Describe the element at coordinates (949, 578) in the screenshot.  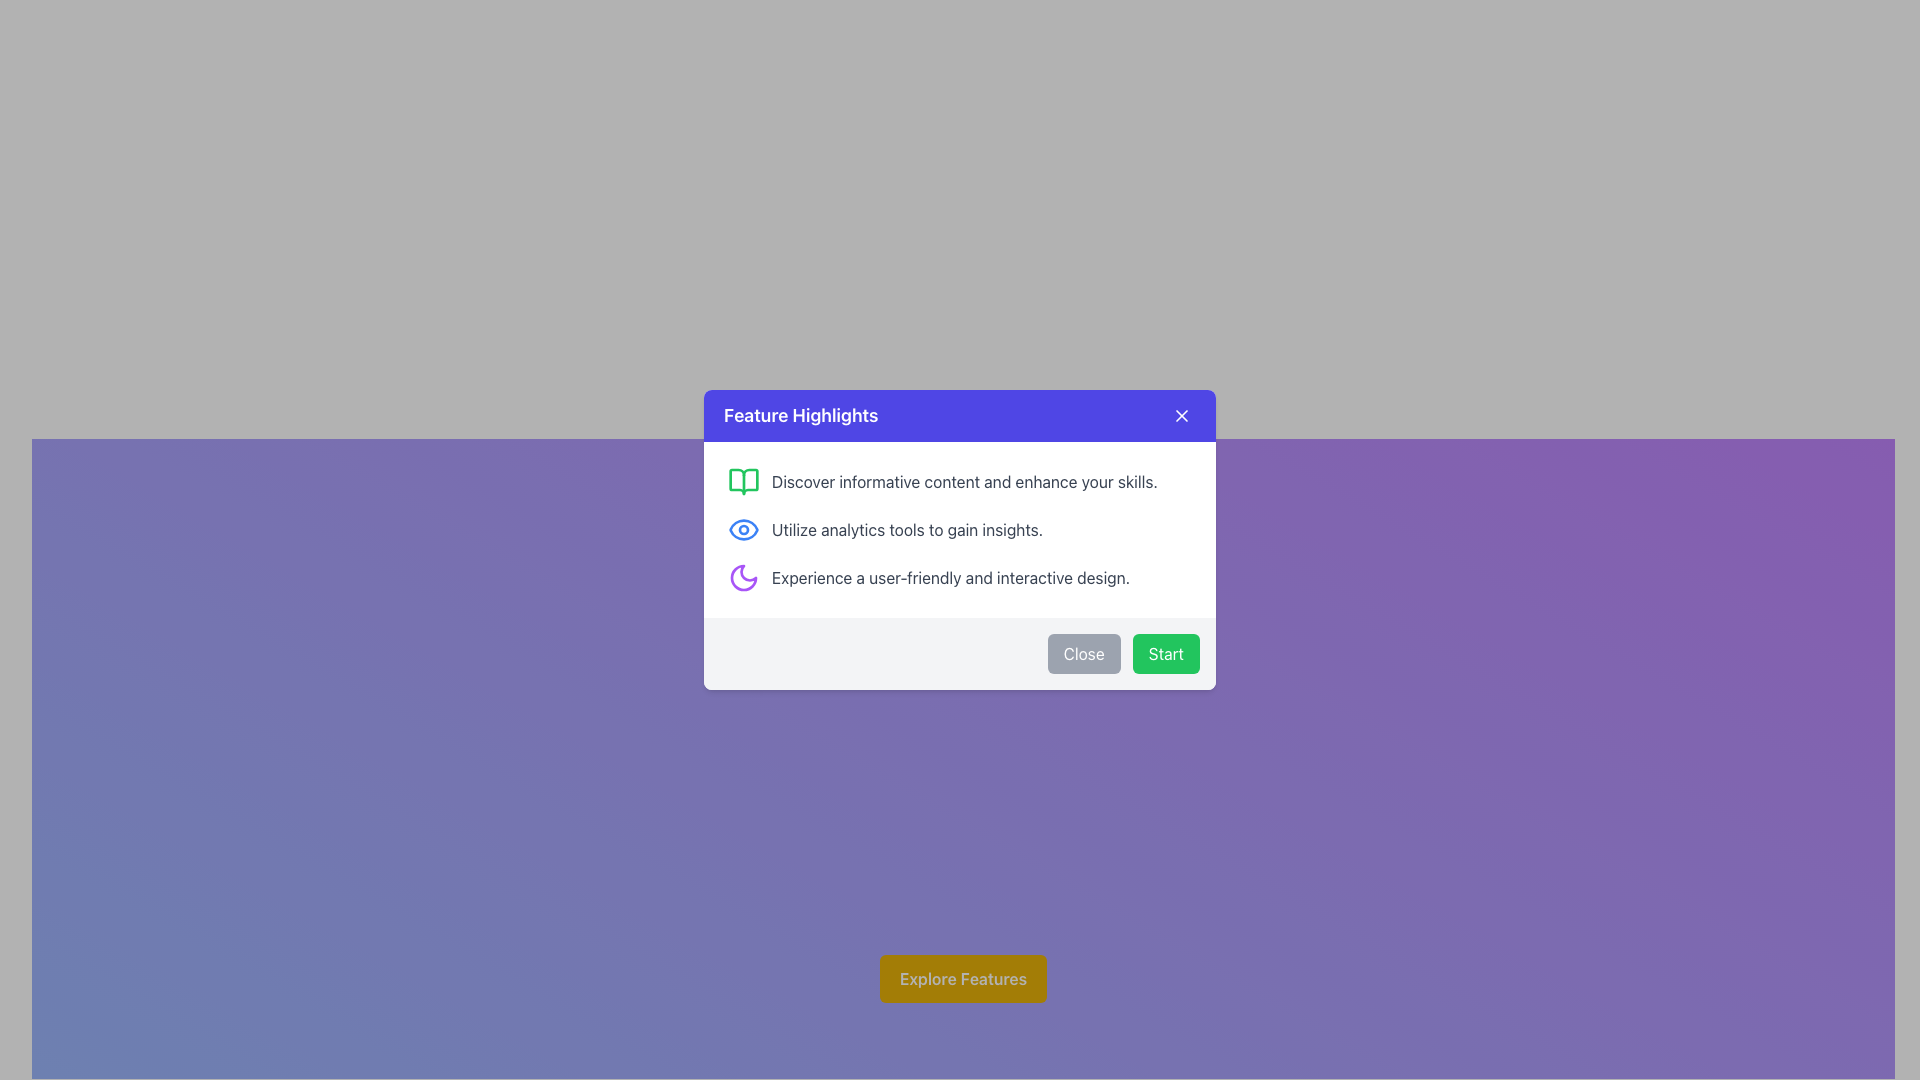
I see `the text label displaying 'Experience a user-friendly and interactive design' located at the bottom of the feature list in the modal dialog` at that location.